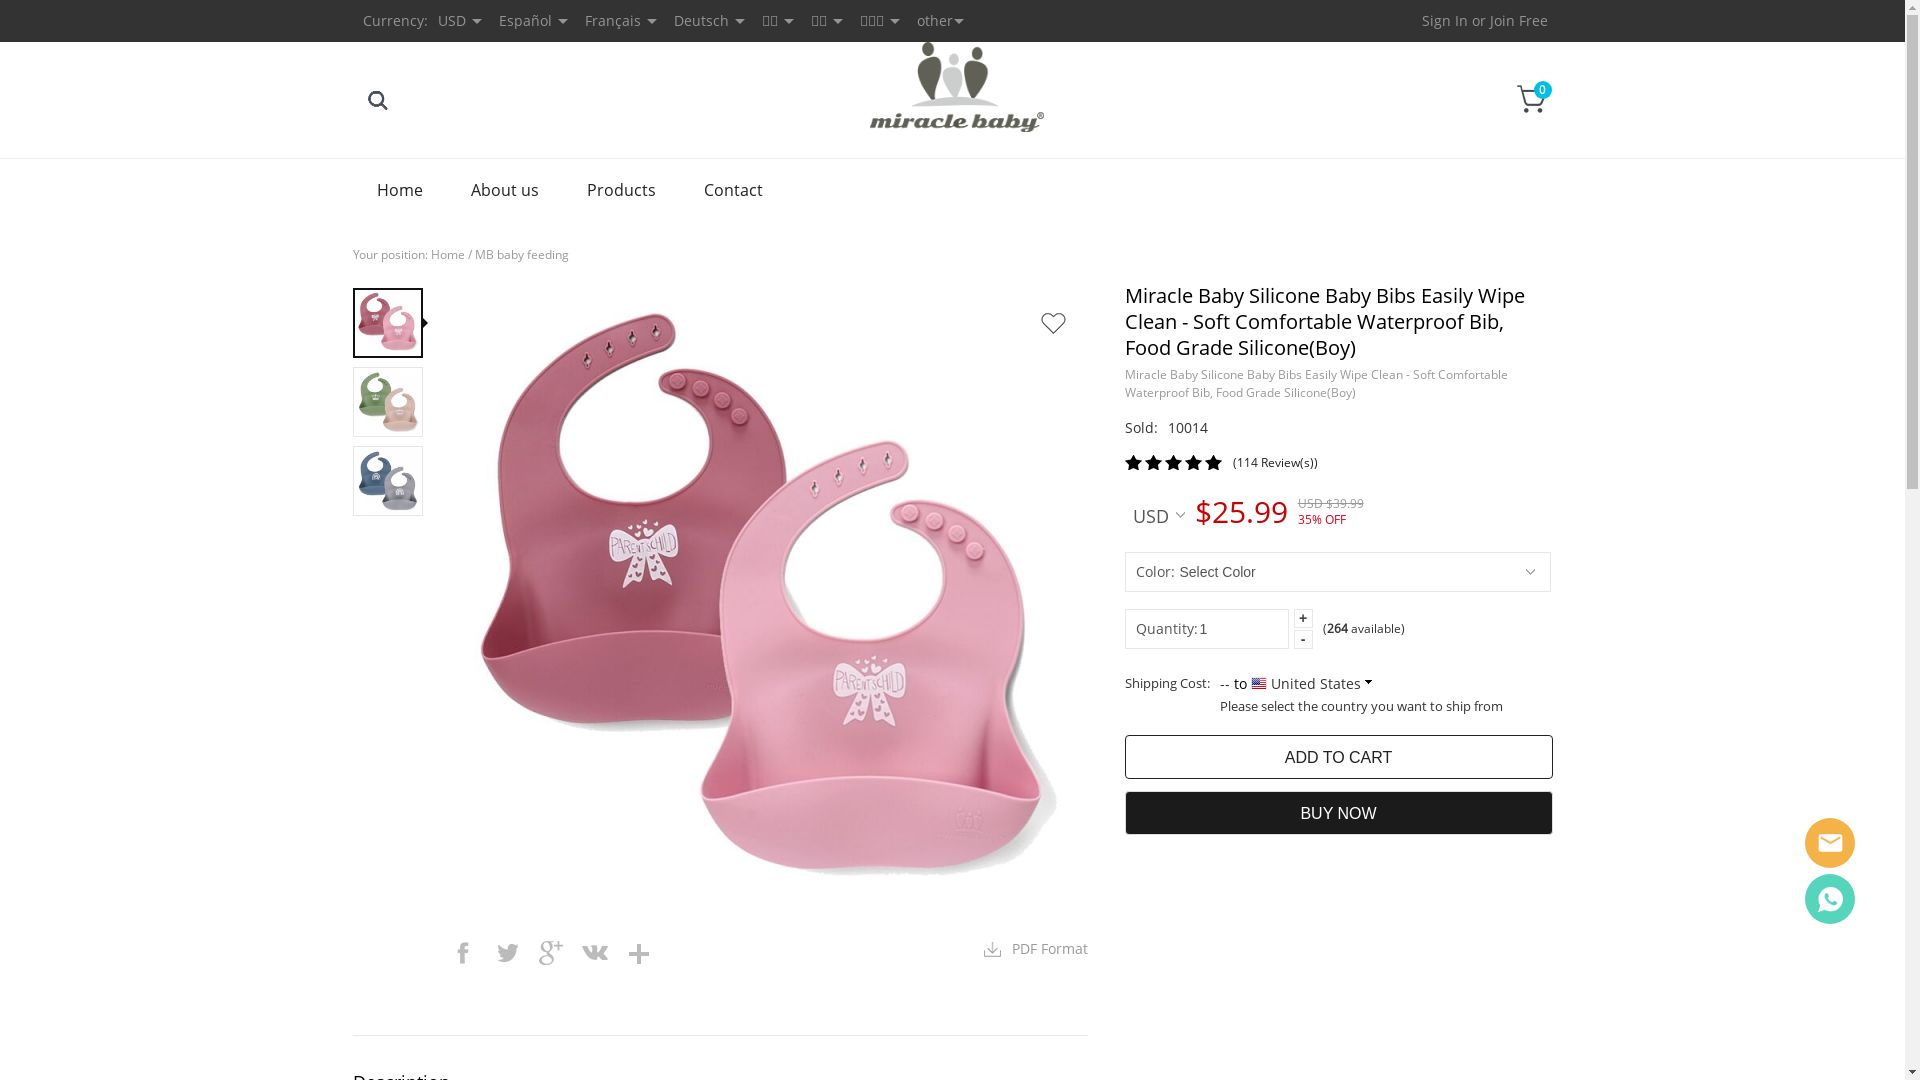 The image size is (1920, 1080). What do you see at coordinates (593, 951) in the screenshot?
I see `'vk'` at bounding box center [593, 951].